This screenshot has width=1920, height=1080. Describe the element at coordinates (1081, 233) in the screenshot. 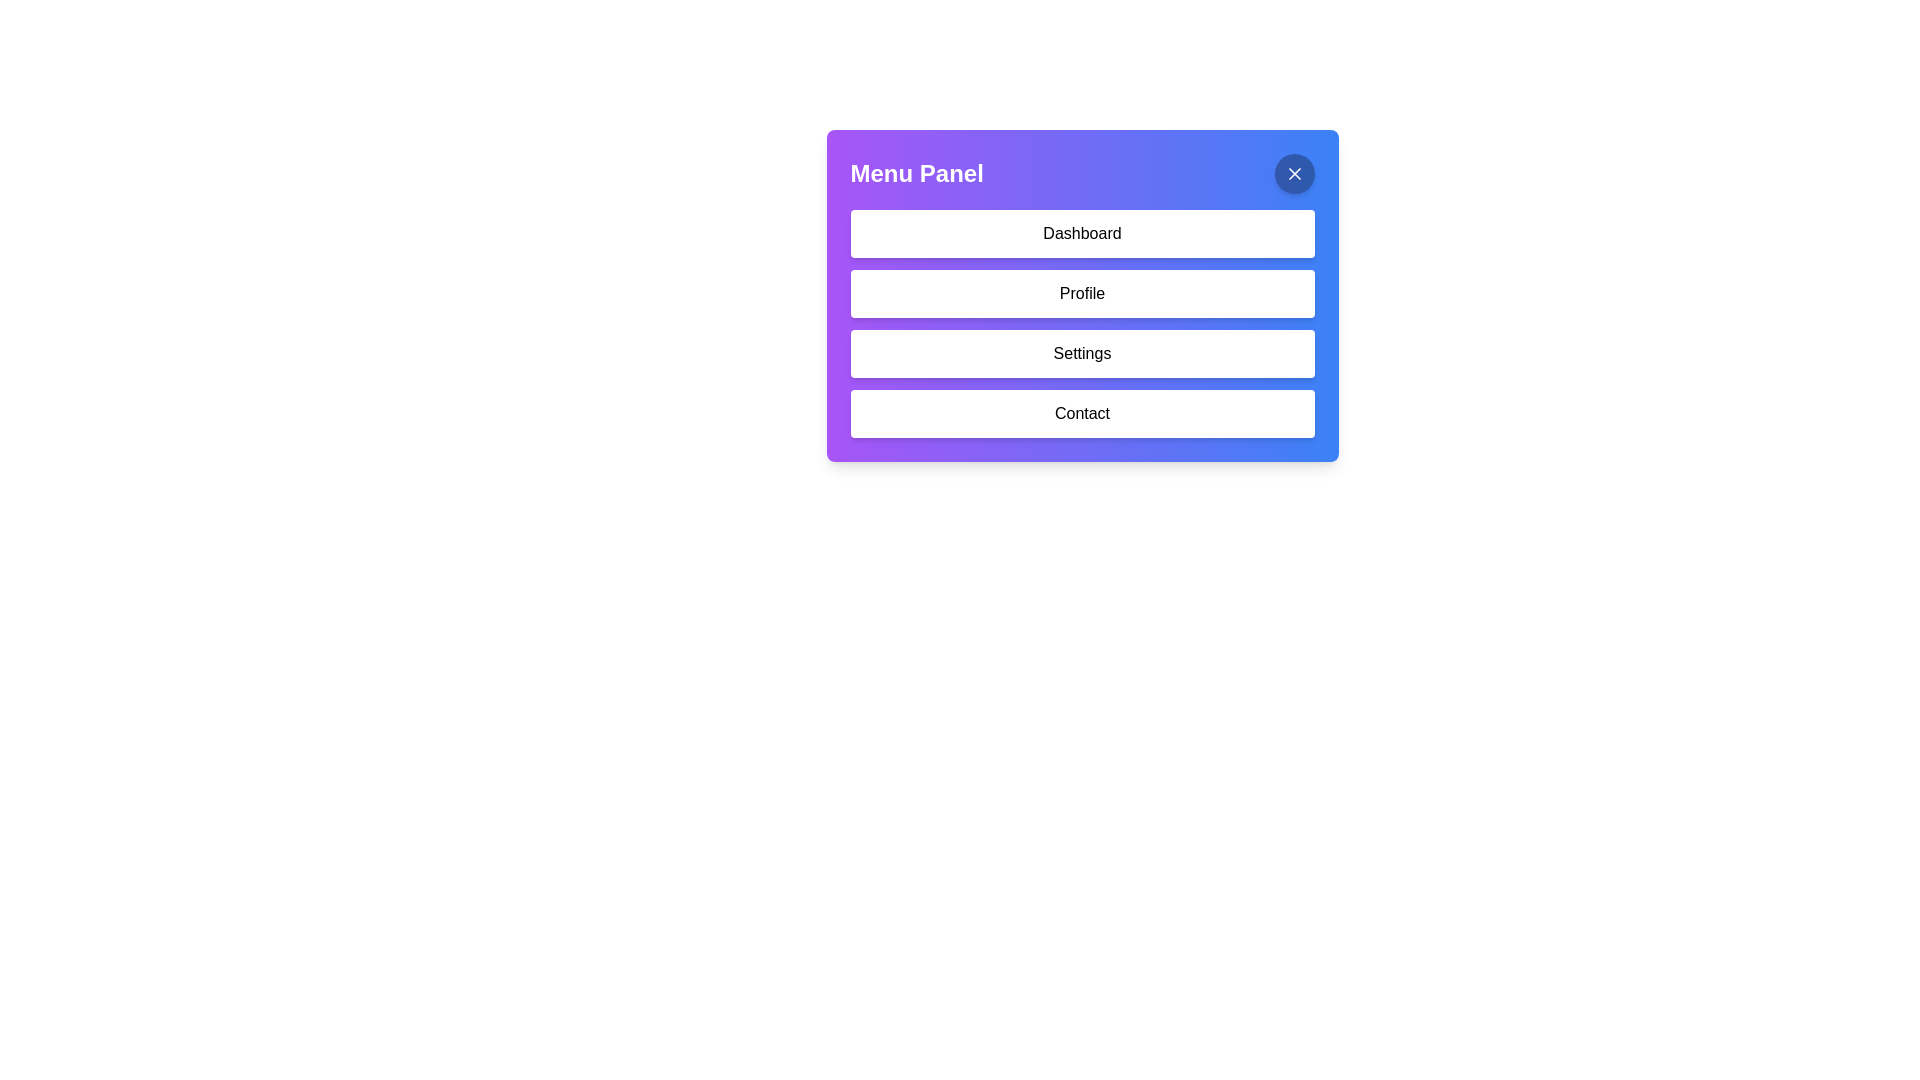

I see `the rectangular 'Dashboard' button, which is the first button in a vertically stacked group beneath the 'Menu Panel' header` at that location.